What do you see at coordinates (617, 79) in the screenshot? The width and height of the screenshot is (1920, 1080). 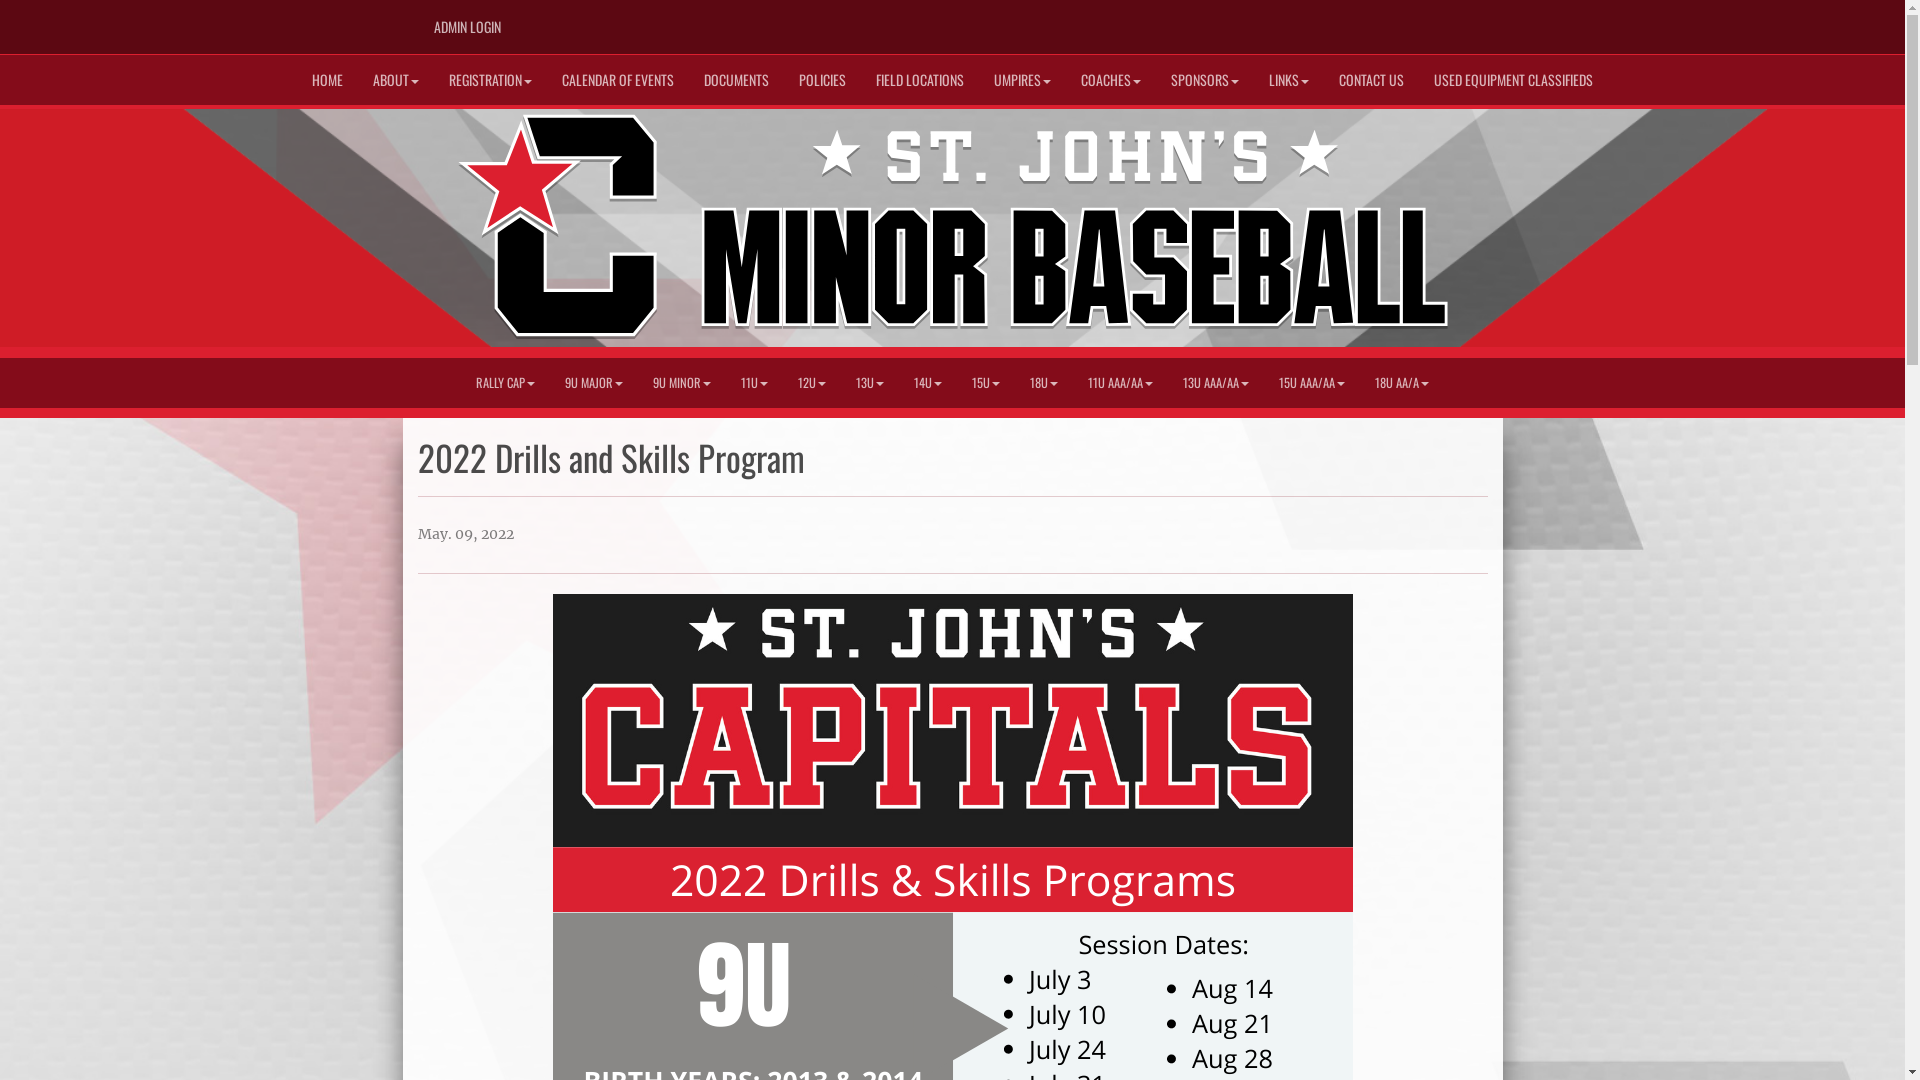 I see `'CALENDAR OF EVENTS'` at bounding box center [617, 79].